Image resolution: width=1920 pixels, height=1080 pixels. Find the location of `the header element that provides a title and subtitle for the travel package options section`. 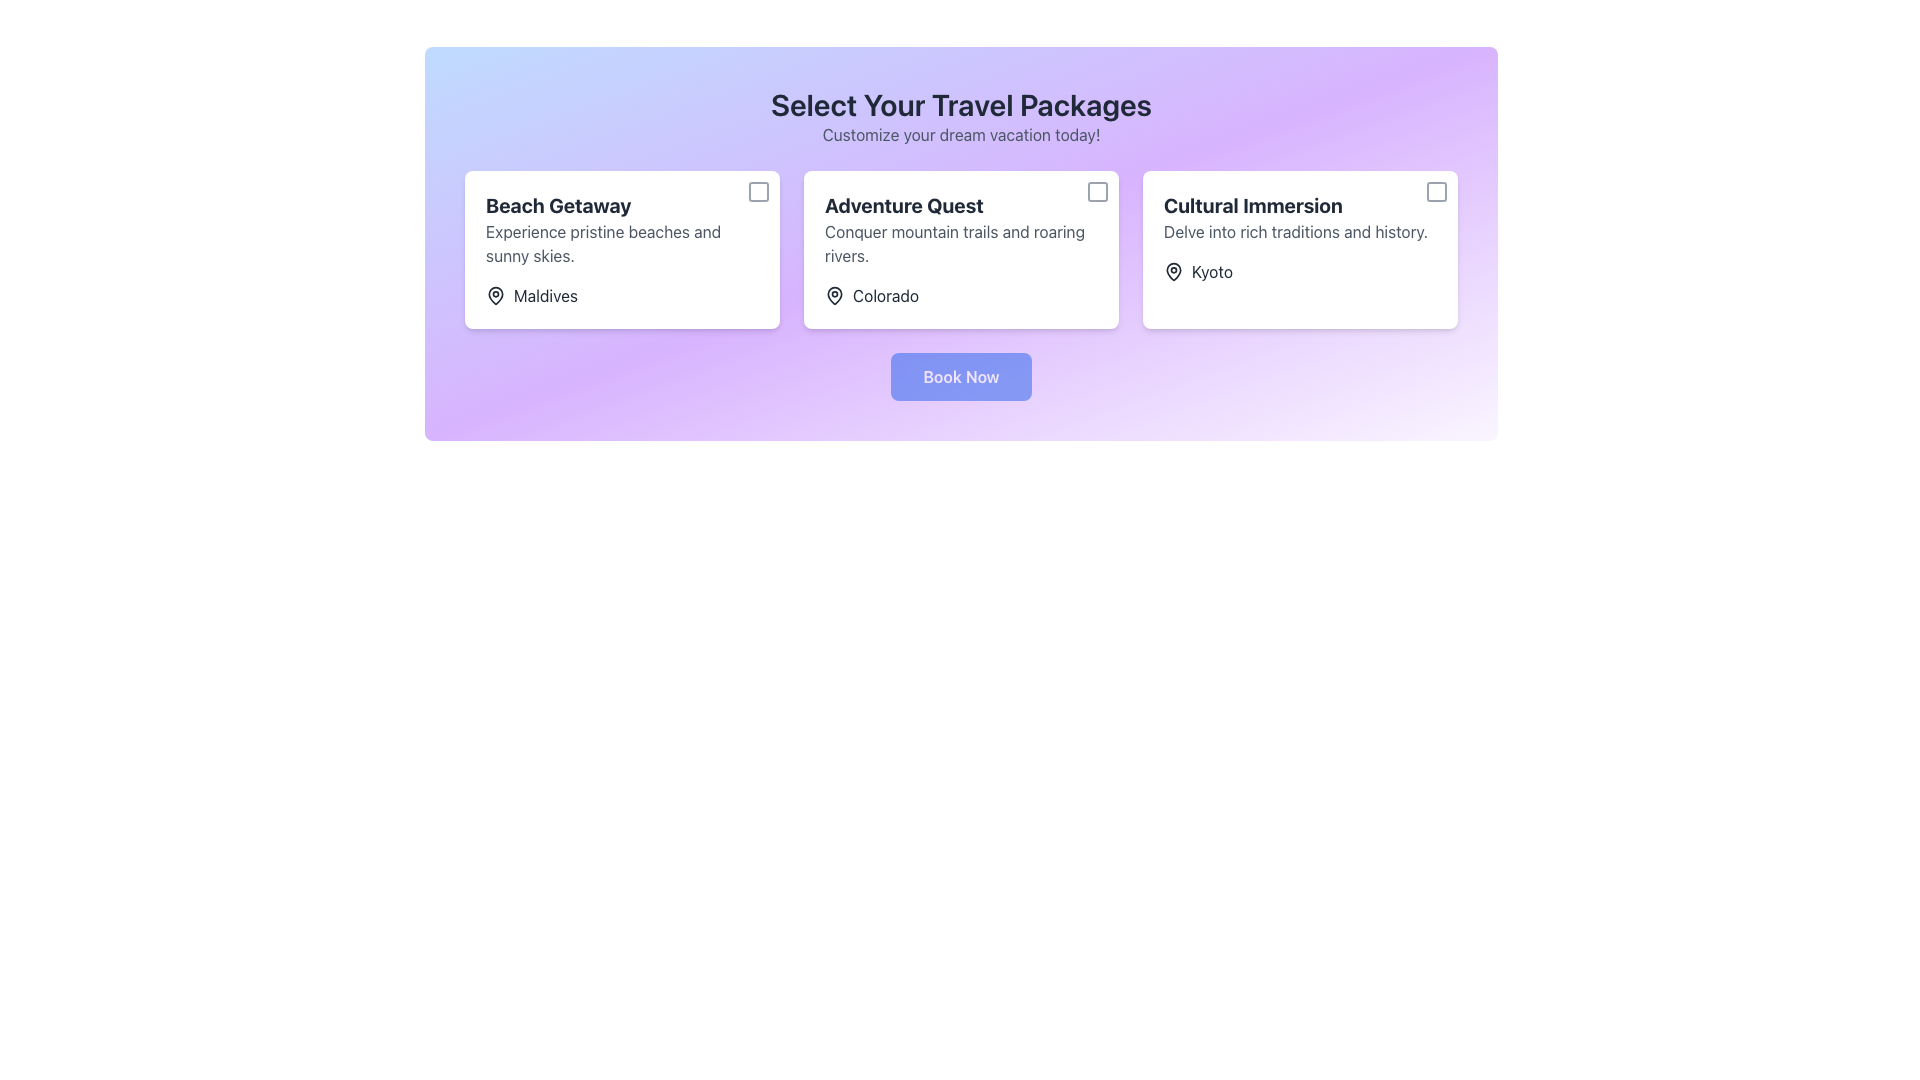

the header element that provides a title and subtitle for the travel package options section is located at coordinates (961, 116).